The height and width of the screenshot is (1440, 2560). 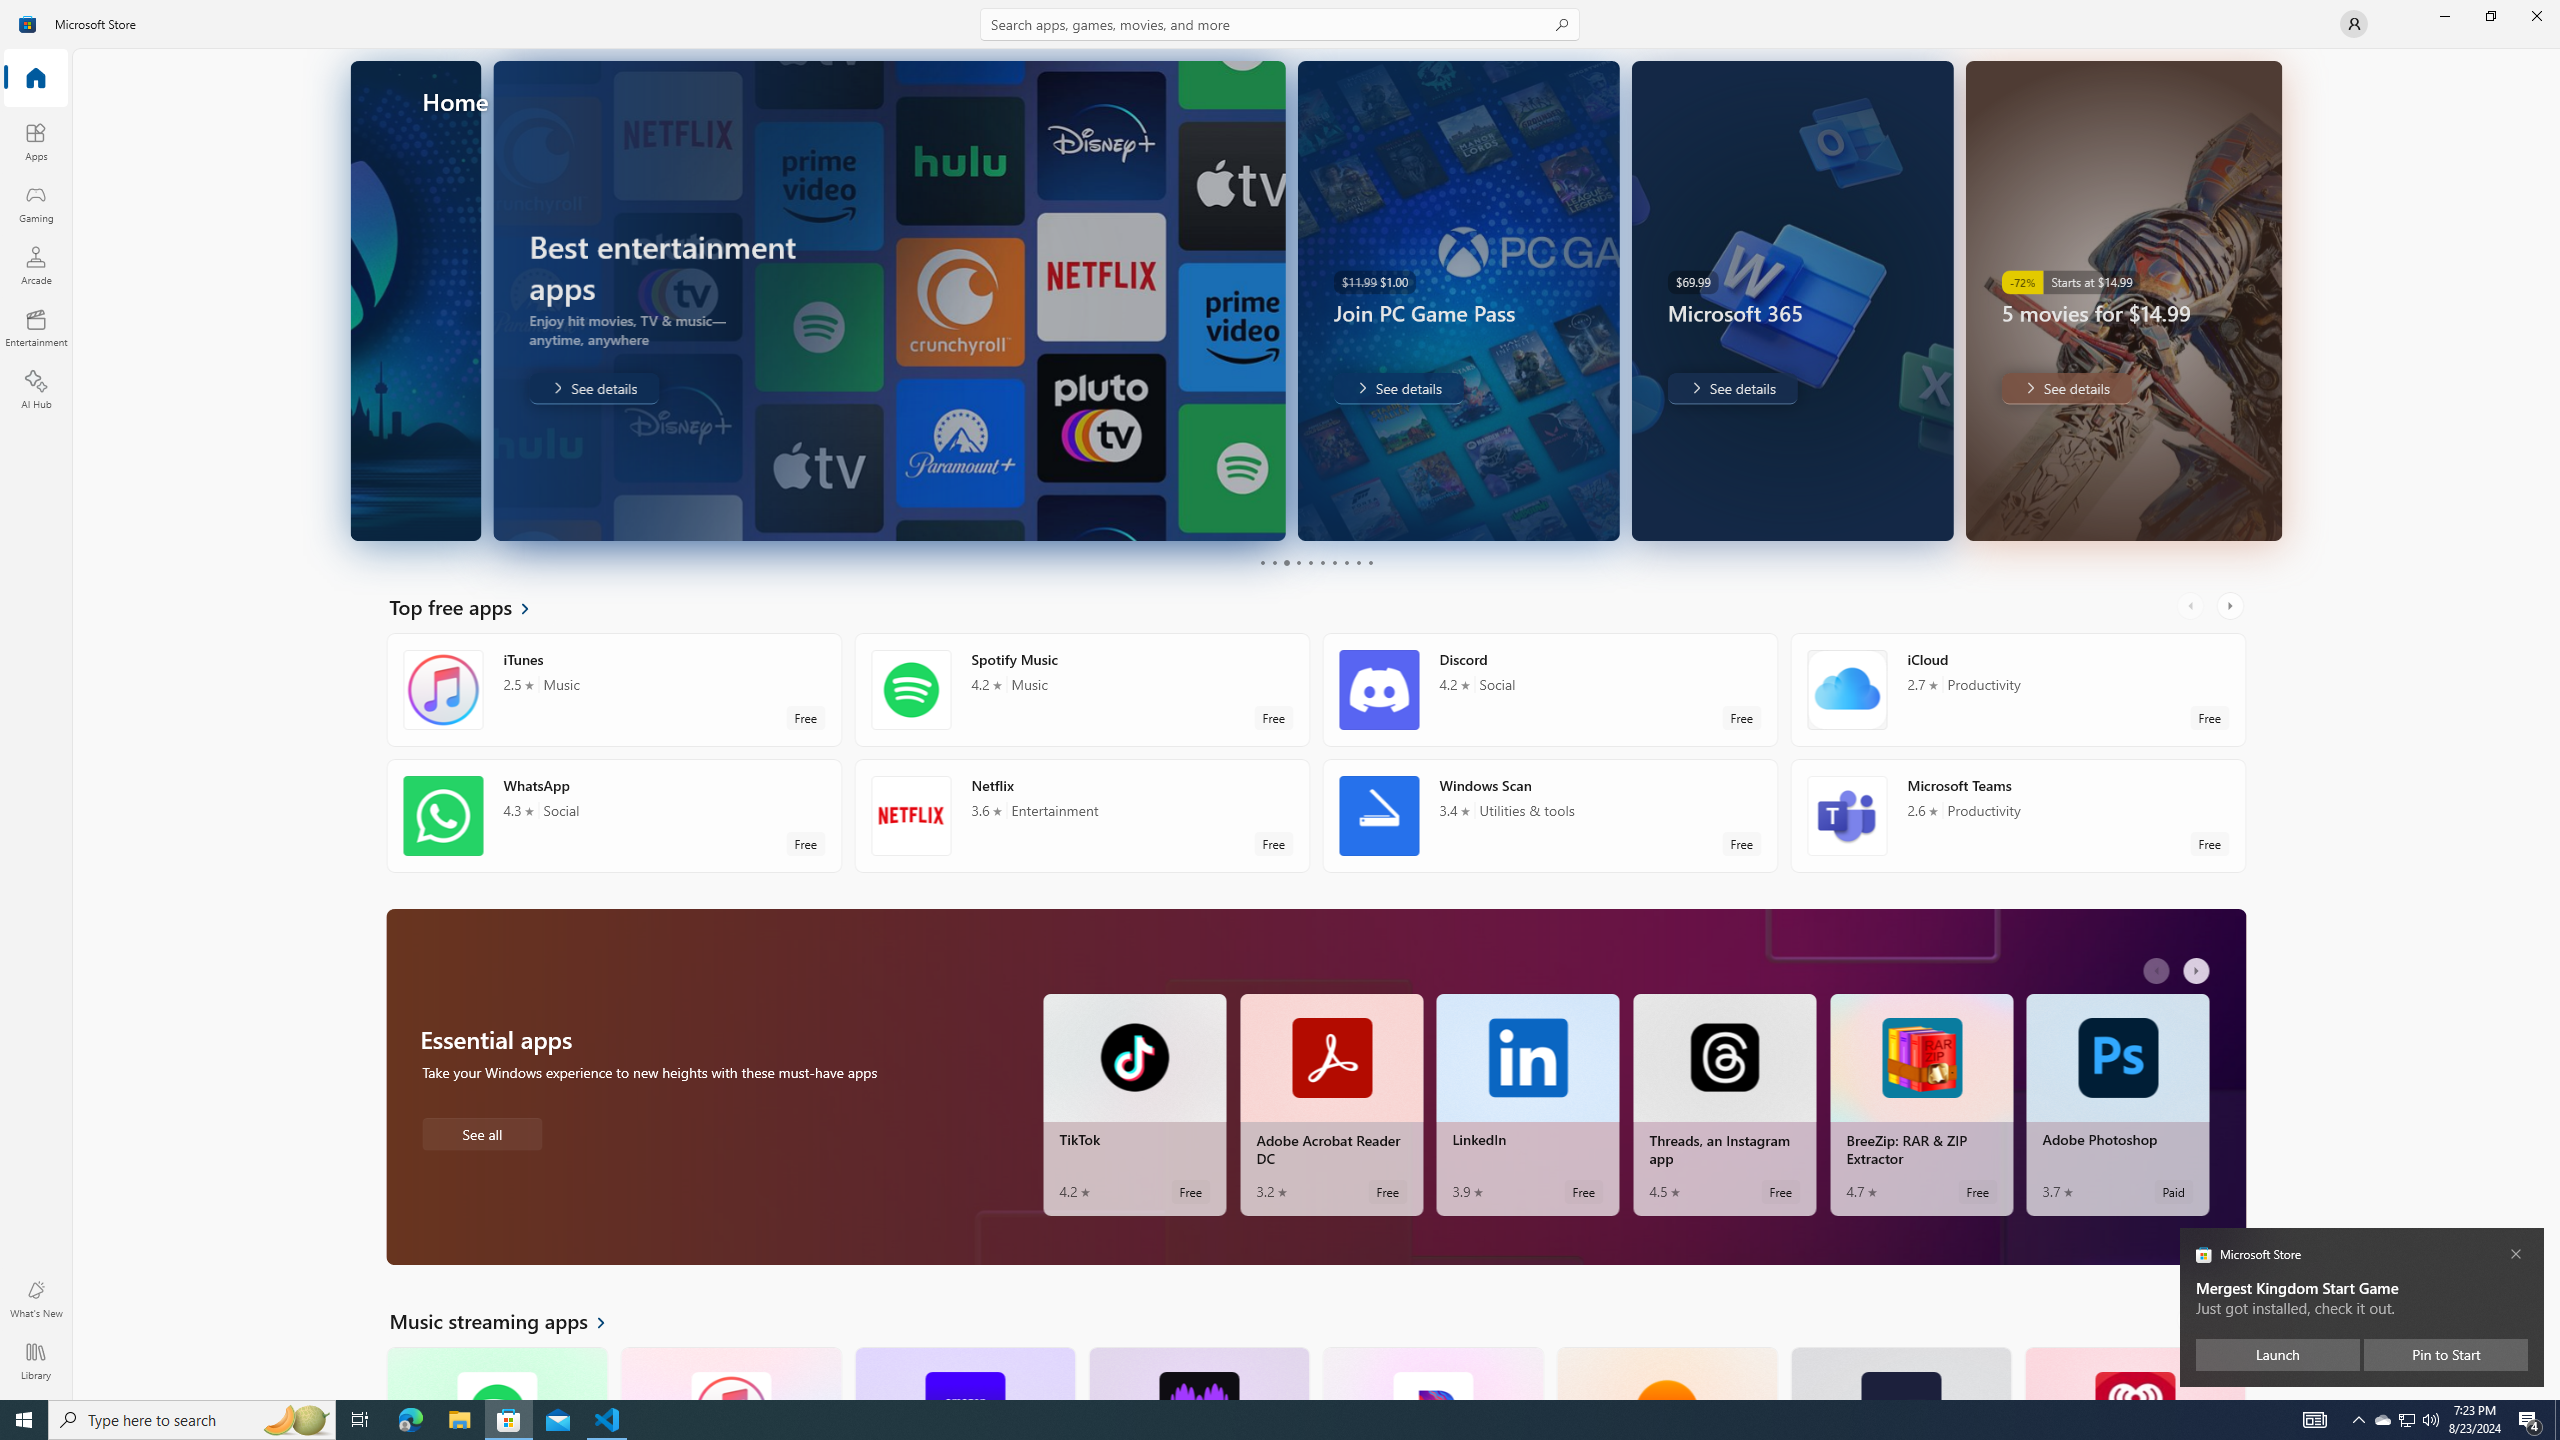 I want to click on 'WhatsApp. Average rating of 4.3 out of five stars. Free  ', so click(x=613, y=815).